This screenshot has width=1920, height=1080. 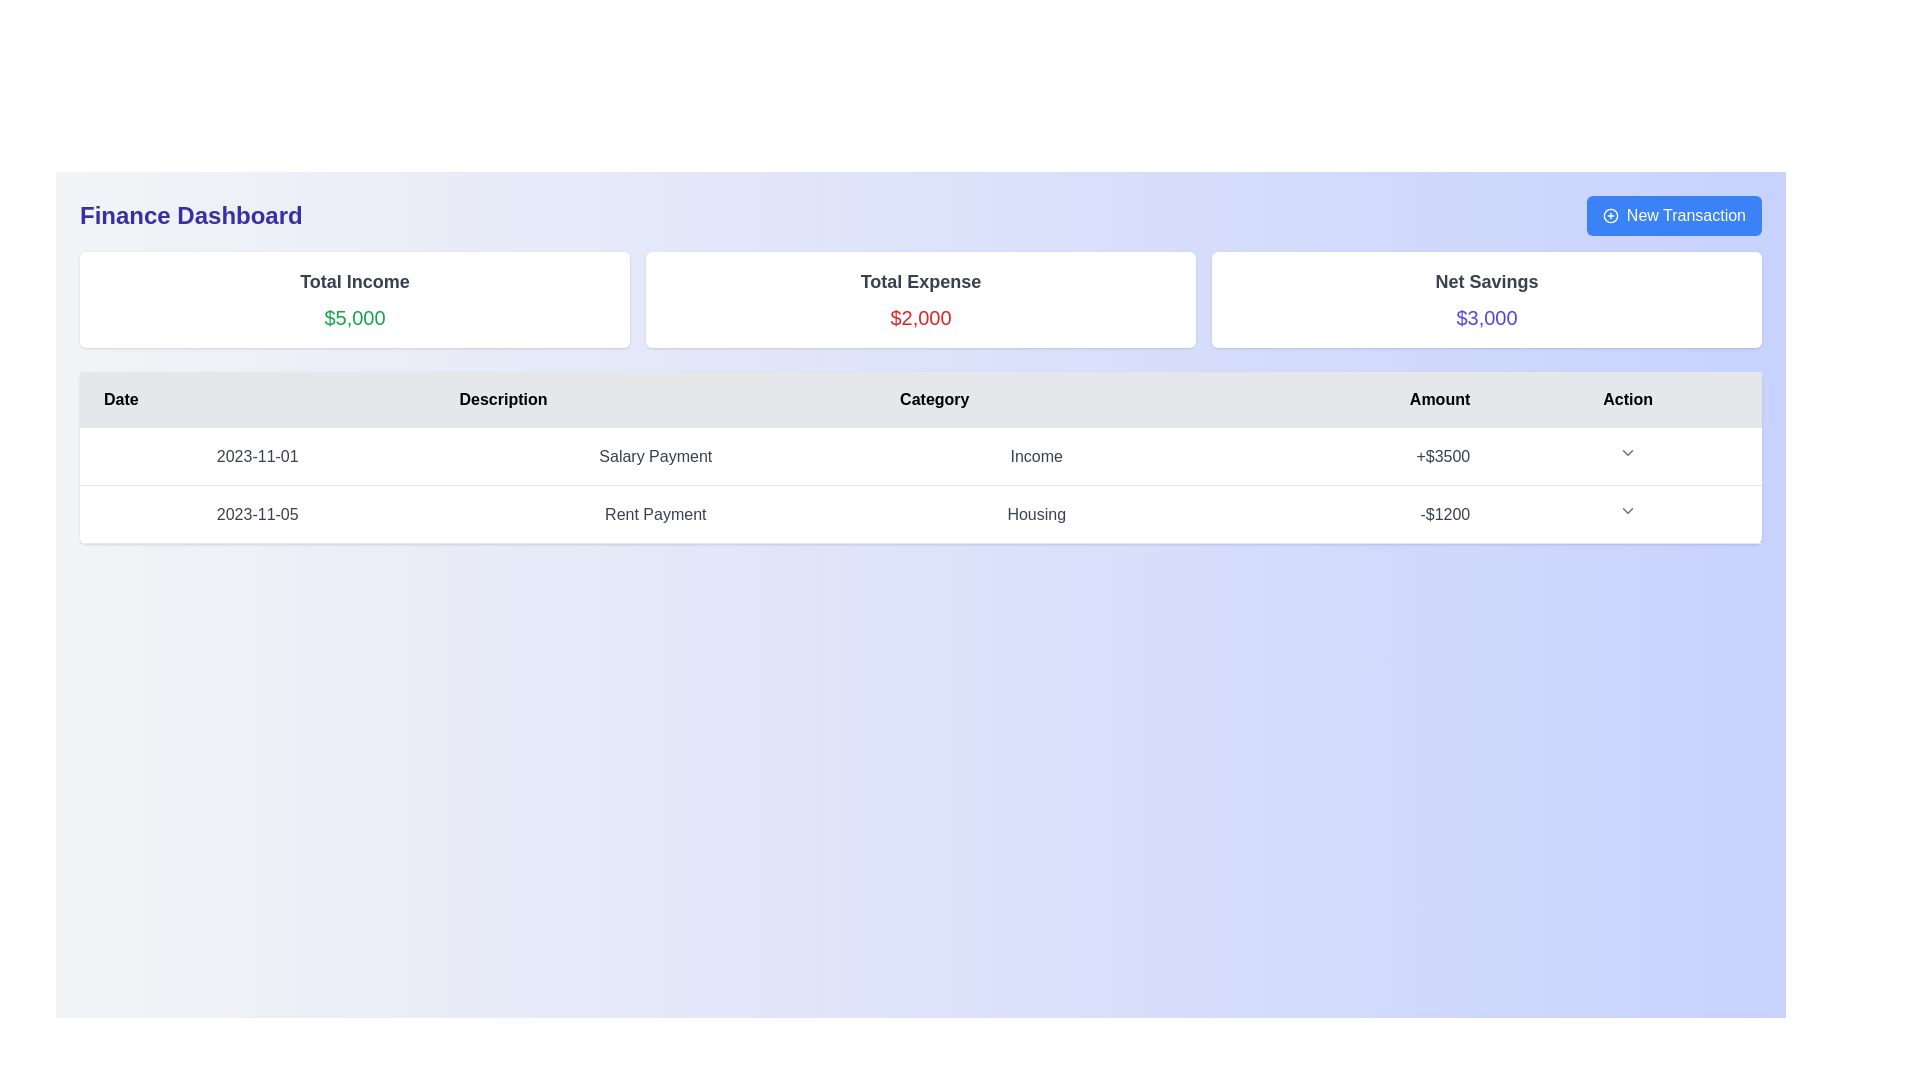 What do you see at coordinates (1487, 316) in the screenshot?
I see `the displayed value of the text element showing '$3,000' in a vibrant indigo color, located in the 'Net Savings' card in the top-right section of the interface` at bounding box center [1487, 316].